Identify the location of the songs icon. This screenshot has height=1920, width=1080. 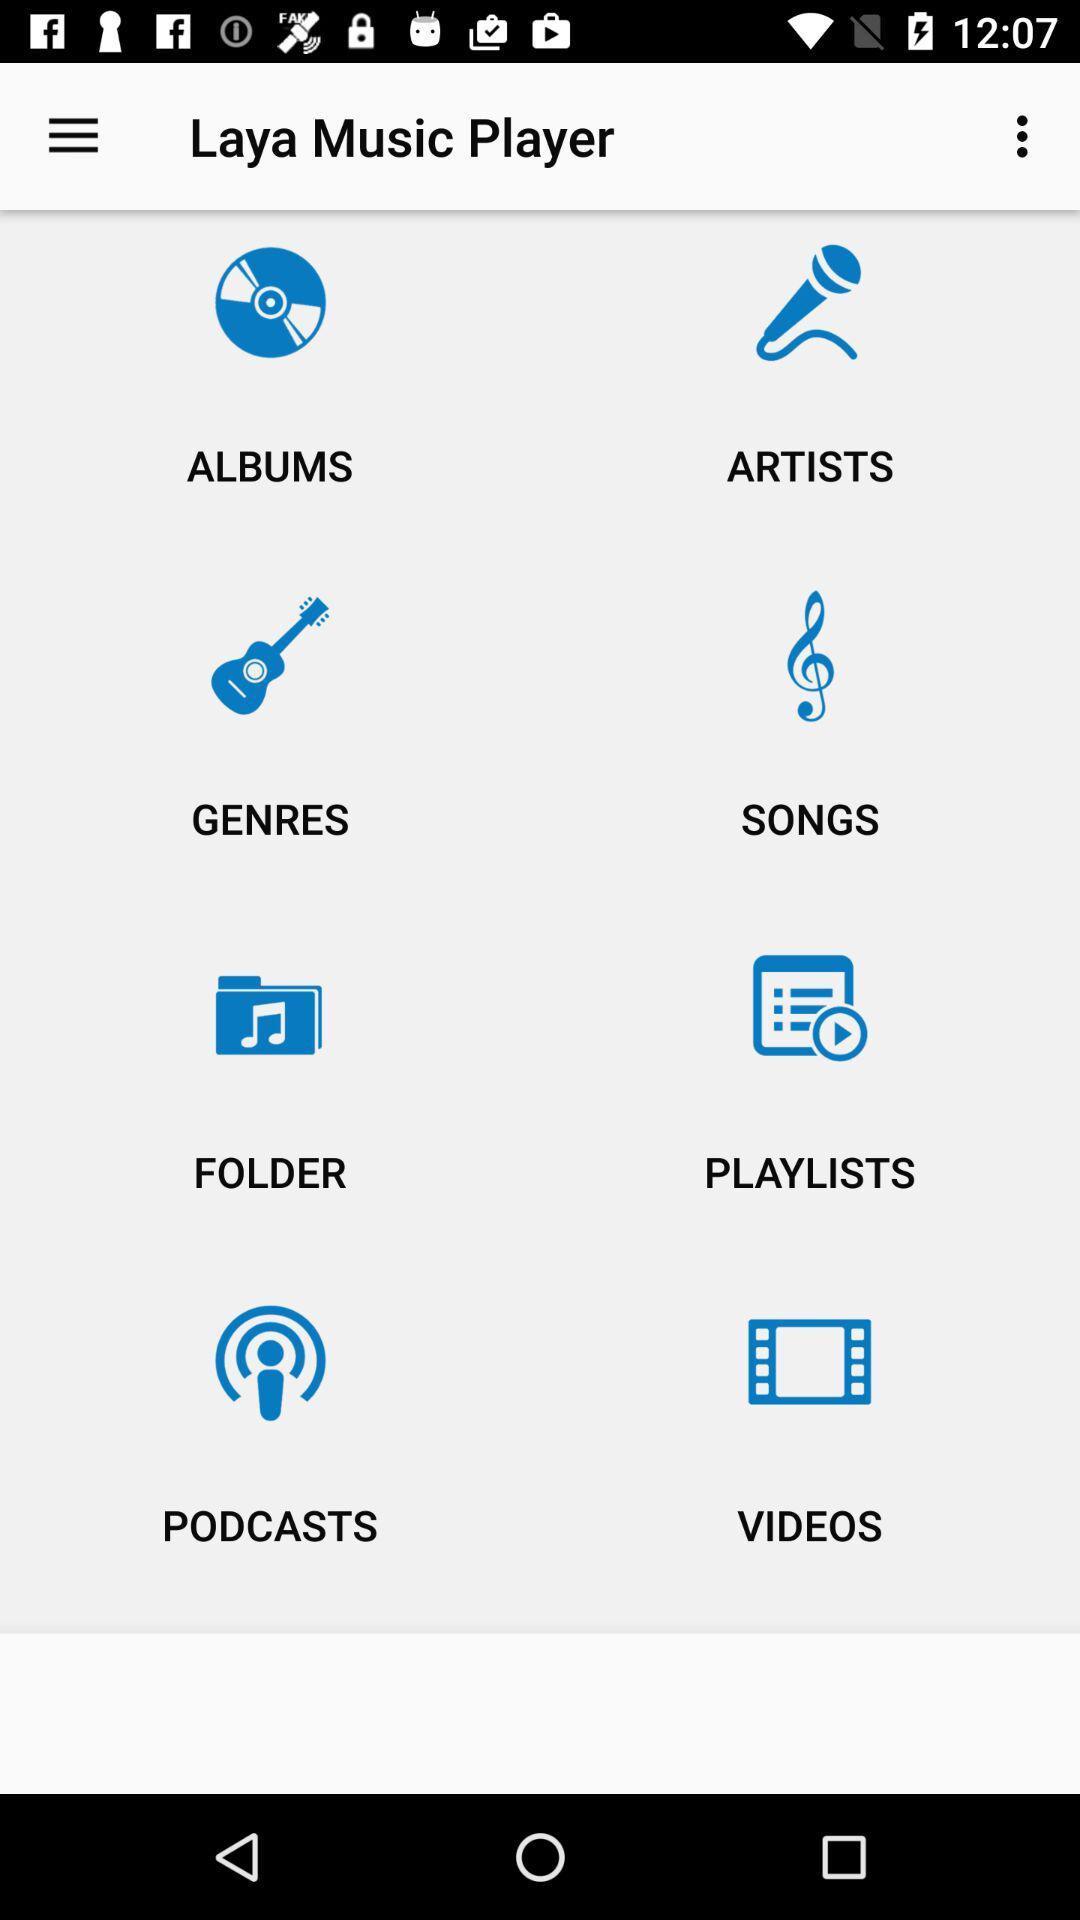
(810, 744).